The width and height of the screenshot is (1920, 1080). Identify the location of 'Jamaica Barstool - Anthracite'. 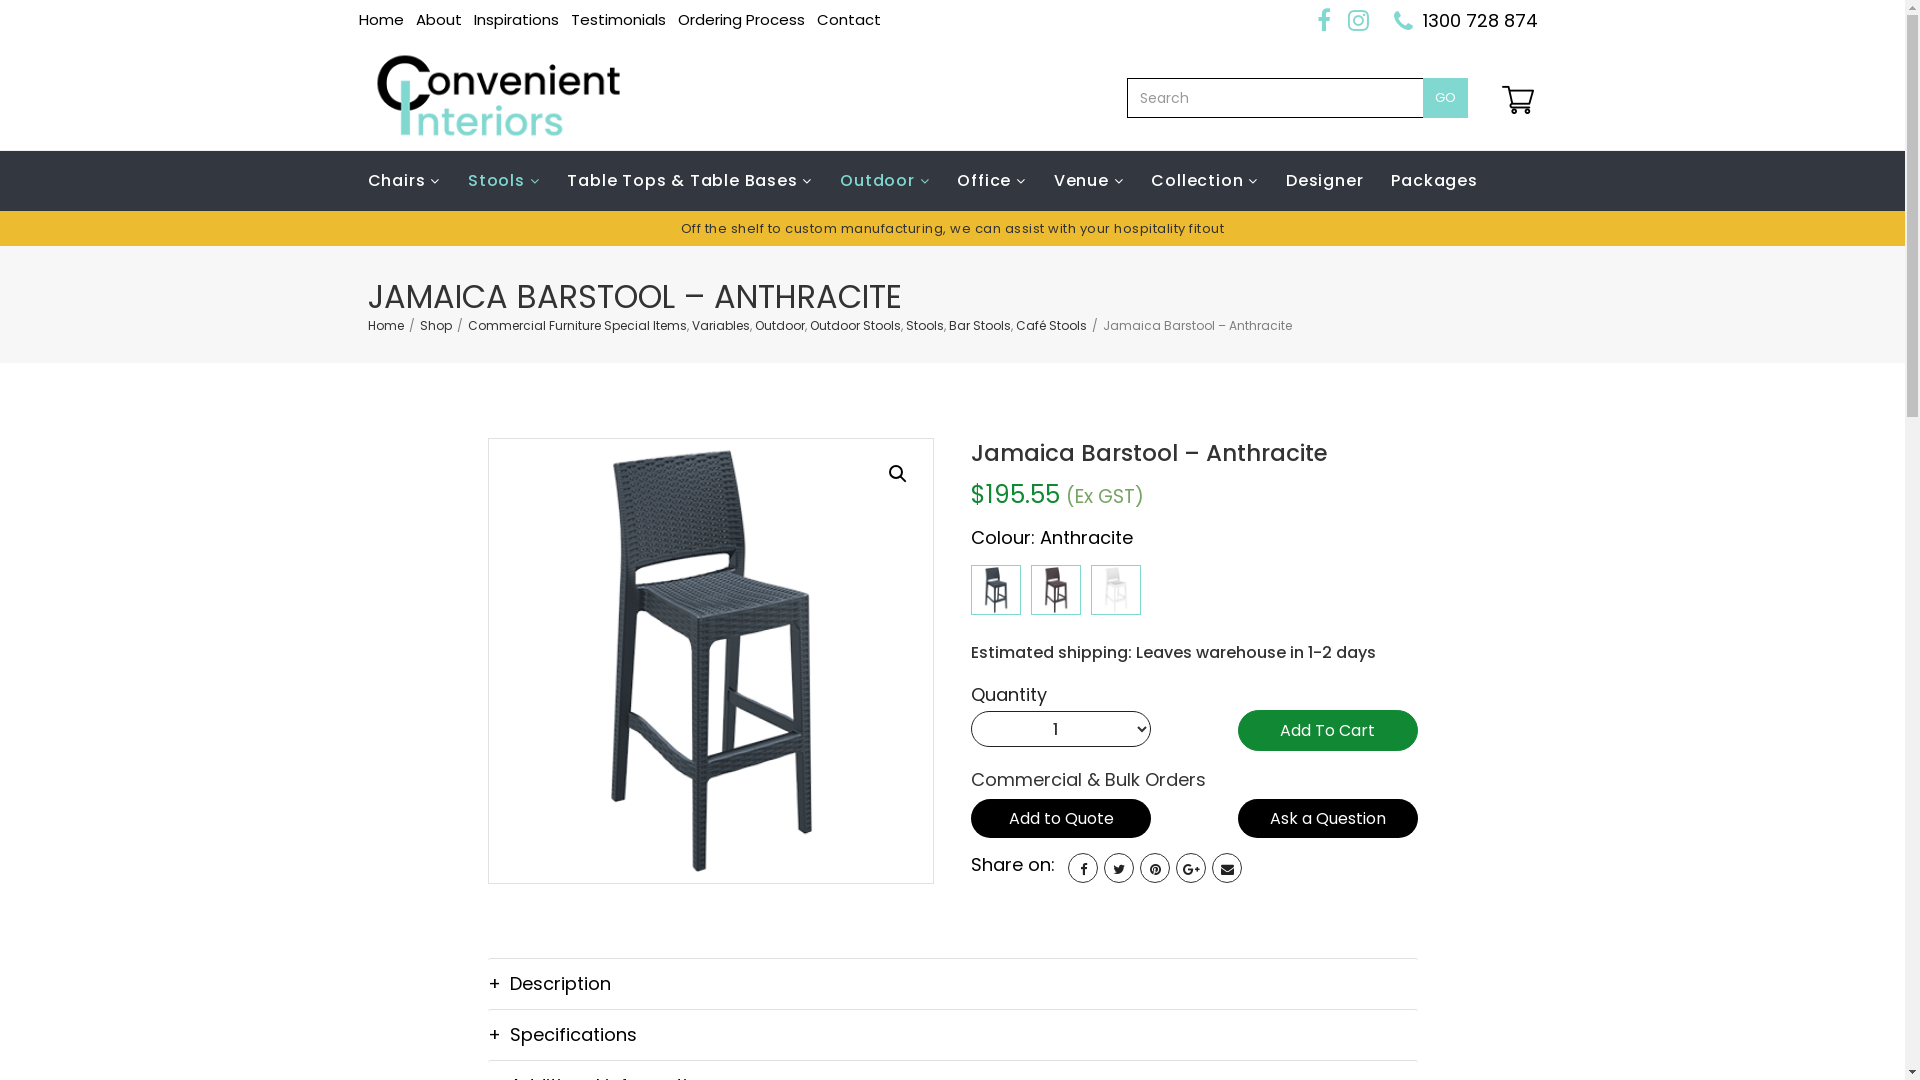
(710, 660).